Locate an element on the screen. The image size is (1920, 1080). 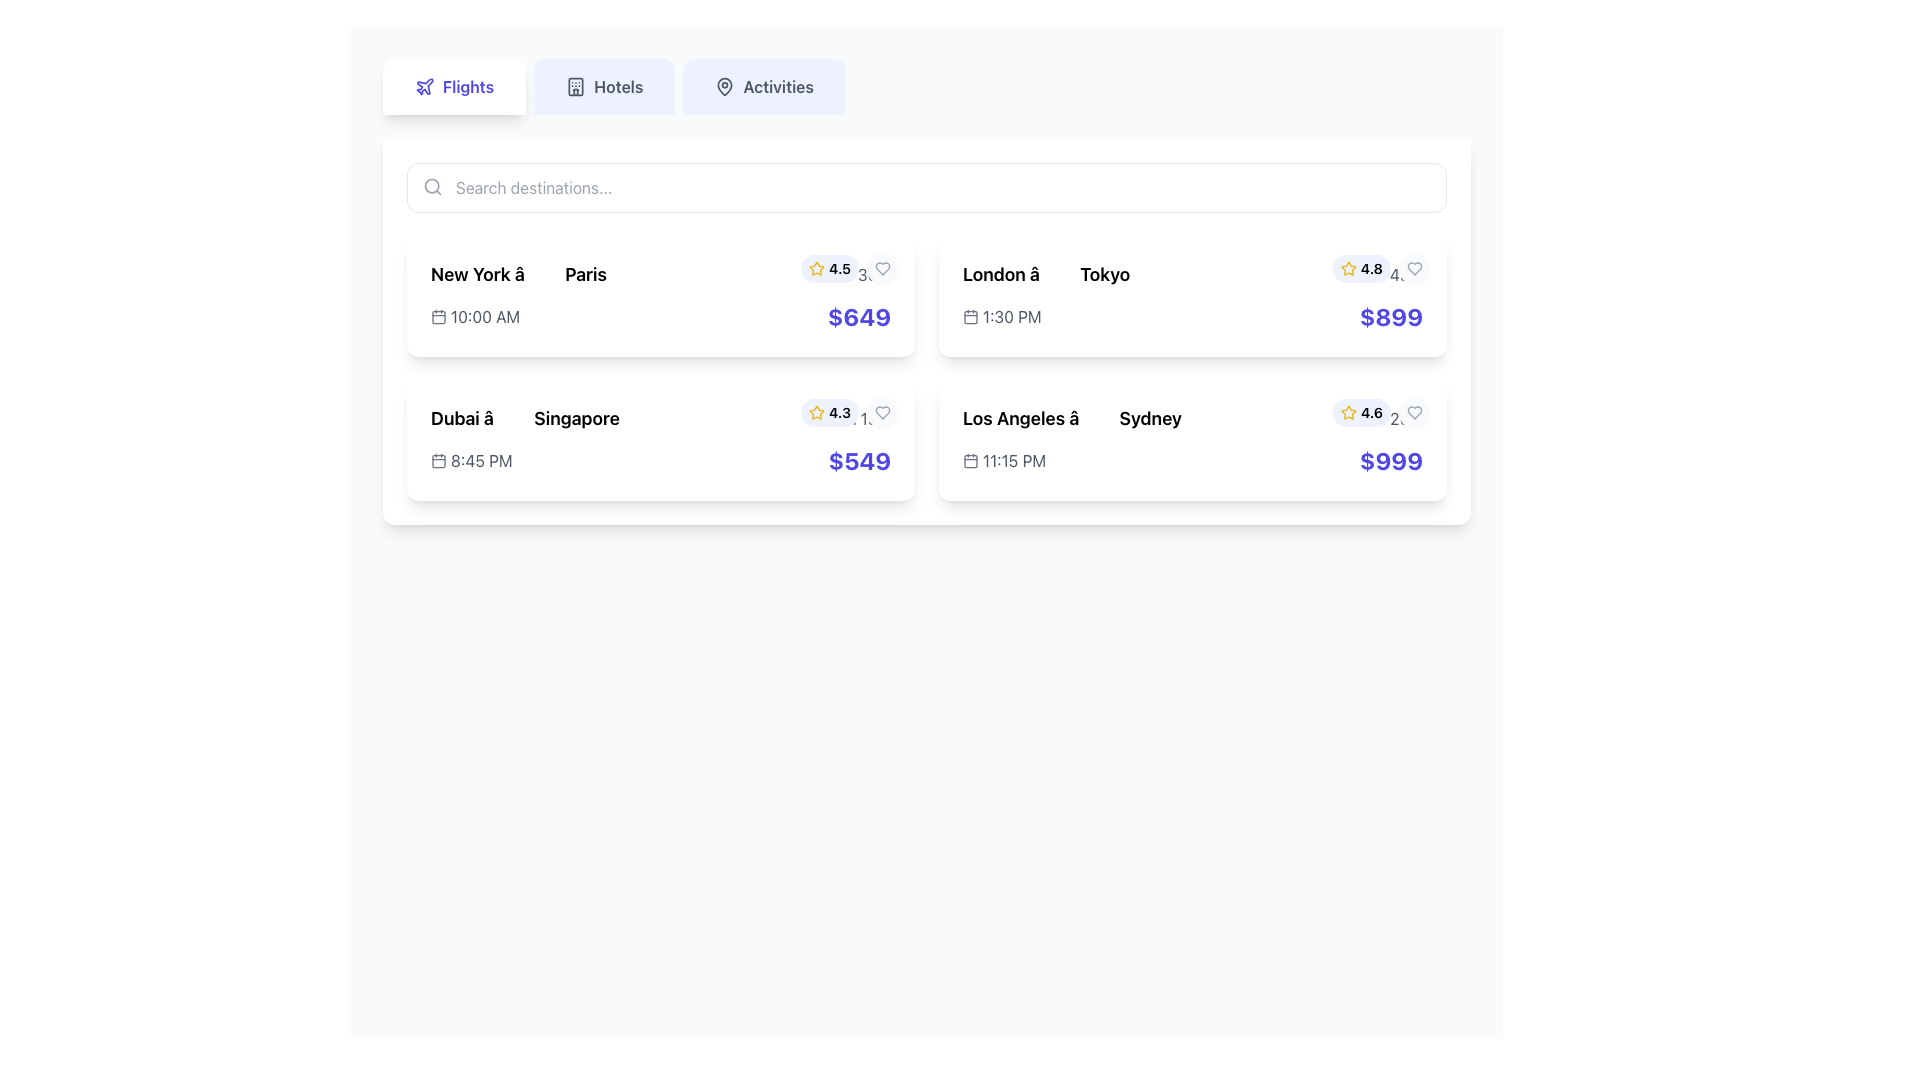
the map pin icon located at the top-left side of the interface, next to the 'Flights' tab is located at coordinates (724, 86).